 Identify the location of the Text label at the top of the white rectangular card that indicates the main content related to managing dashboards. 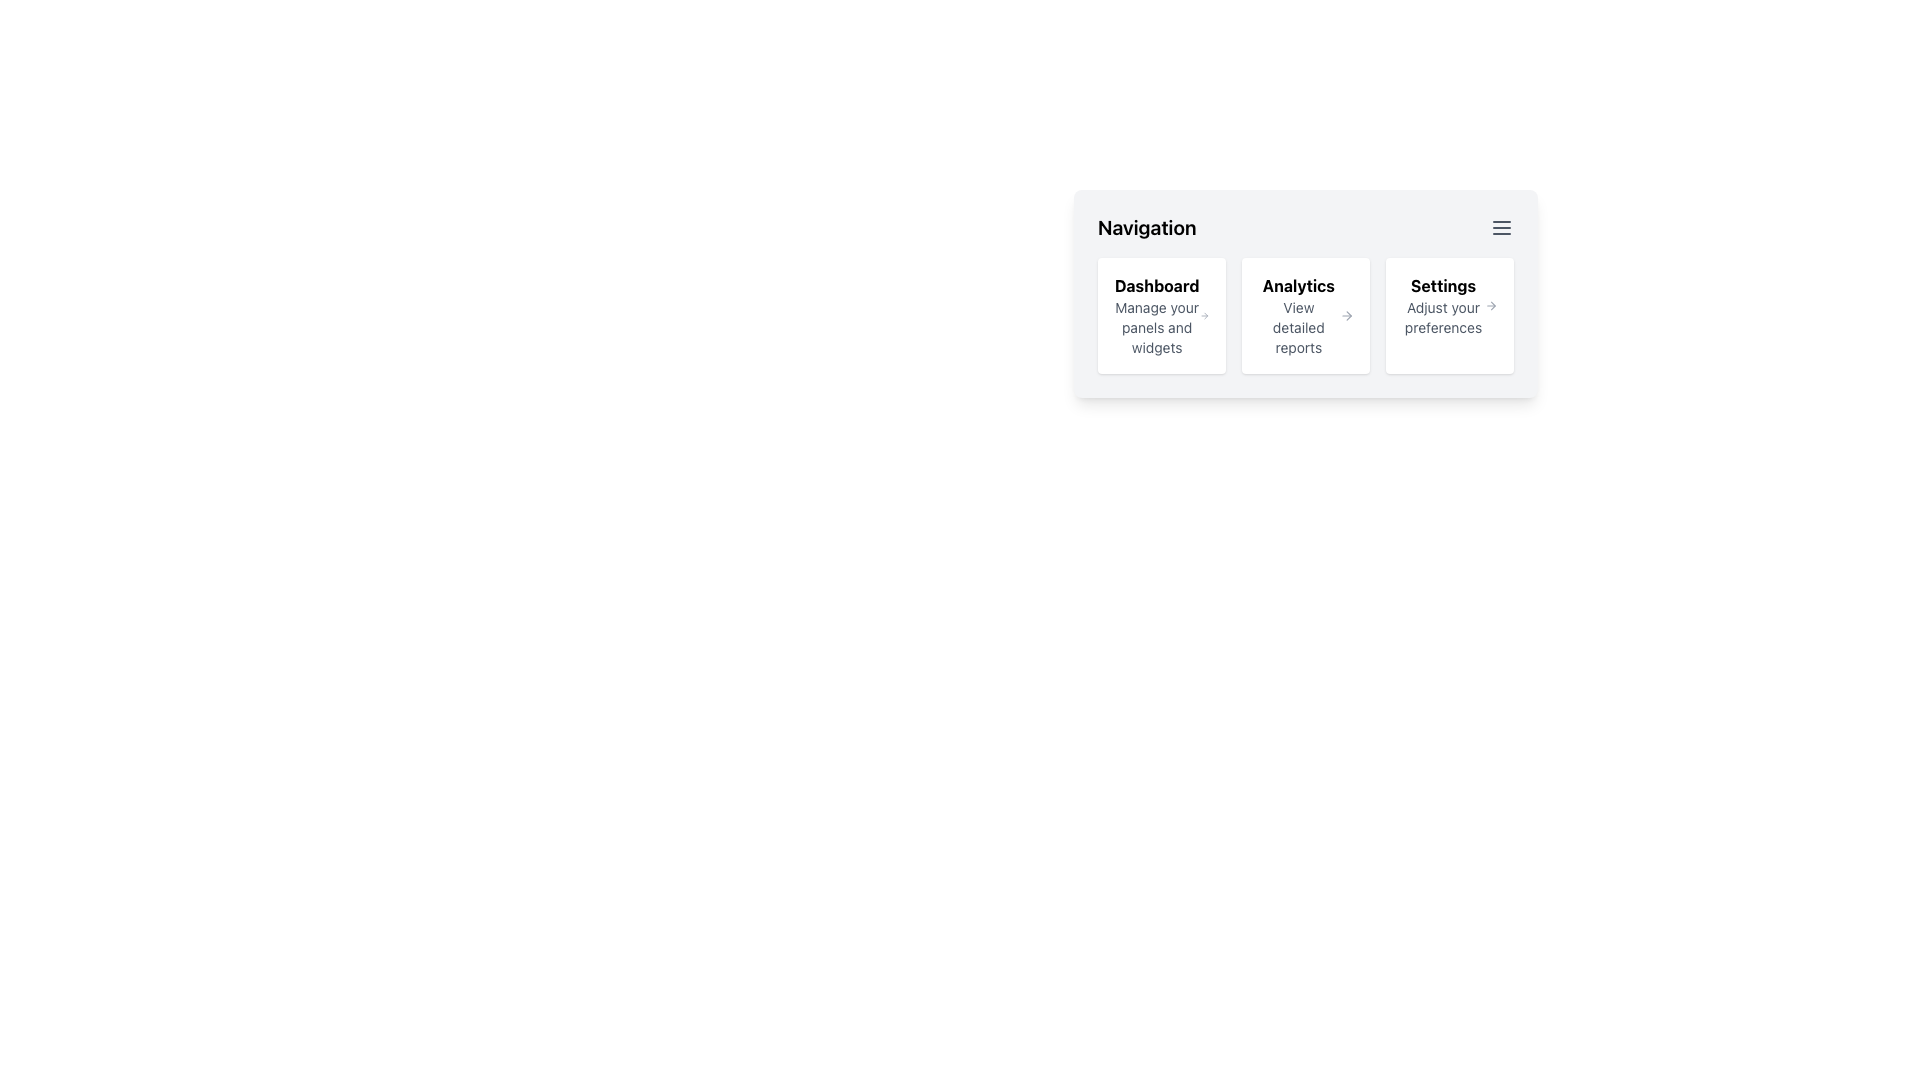
(1157, 285).